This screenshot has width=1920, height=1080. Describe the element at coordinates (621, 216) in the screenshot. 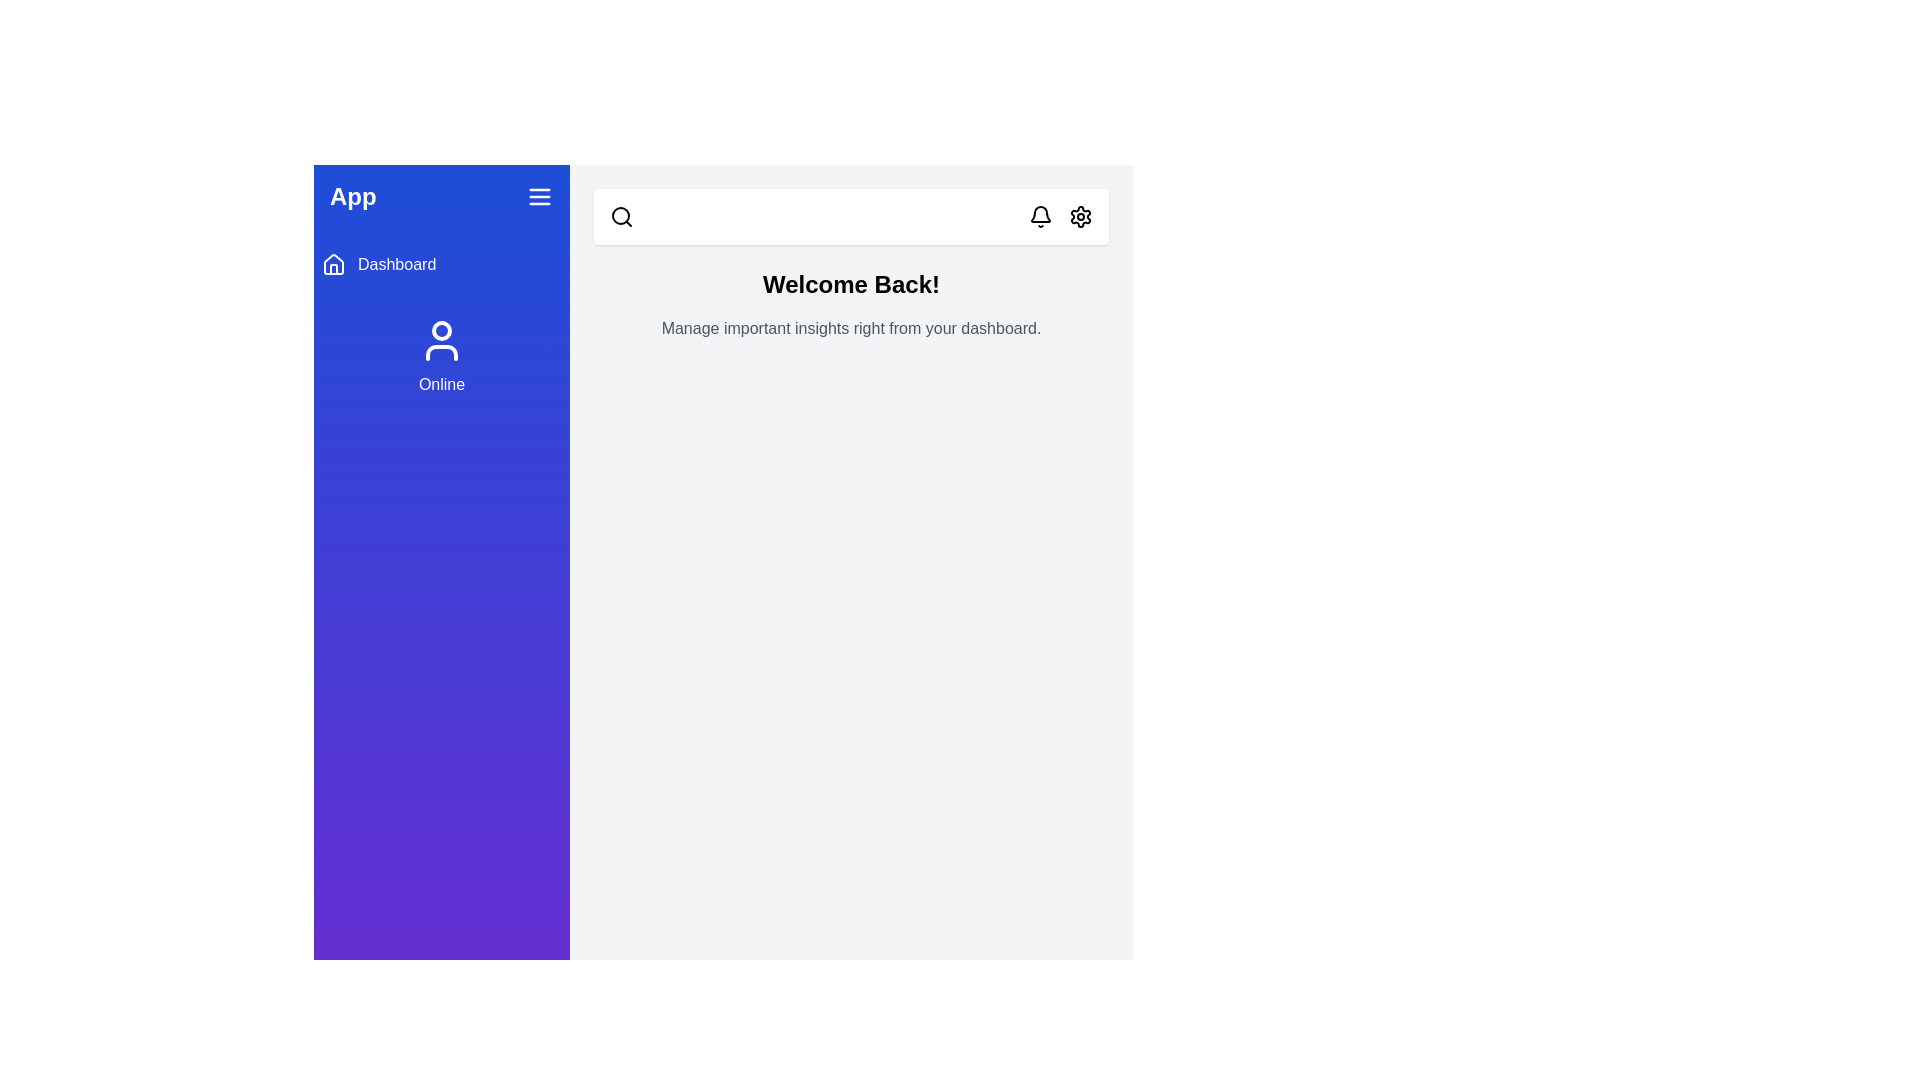

I see `the search icon to initiate the search functionality` at that location.